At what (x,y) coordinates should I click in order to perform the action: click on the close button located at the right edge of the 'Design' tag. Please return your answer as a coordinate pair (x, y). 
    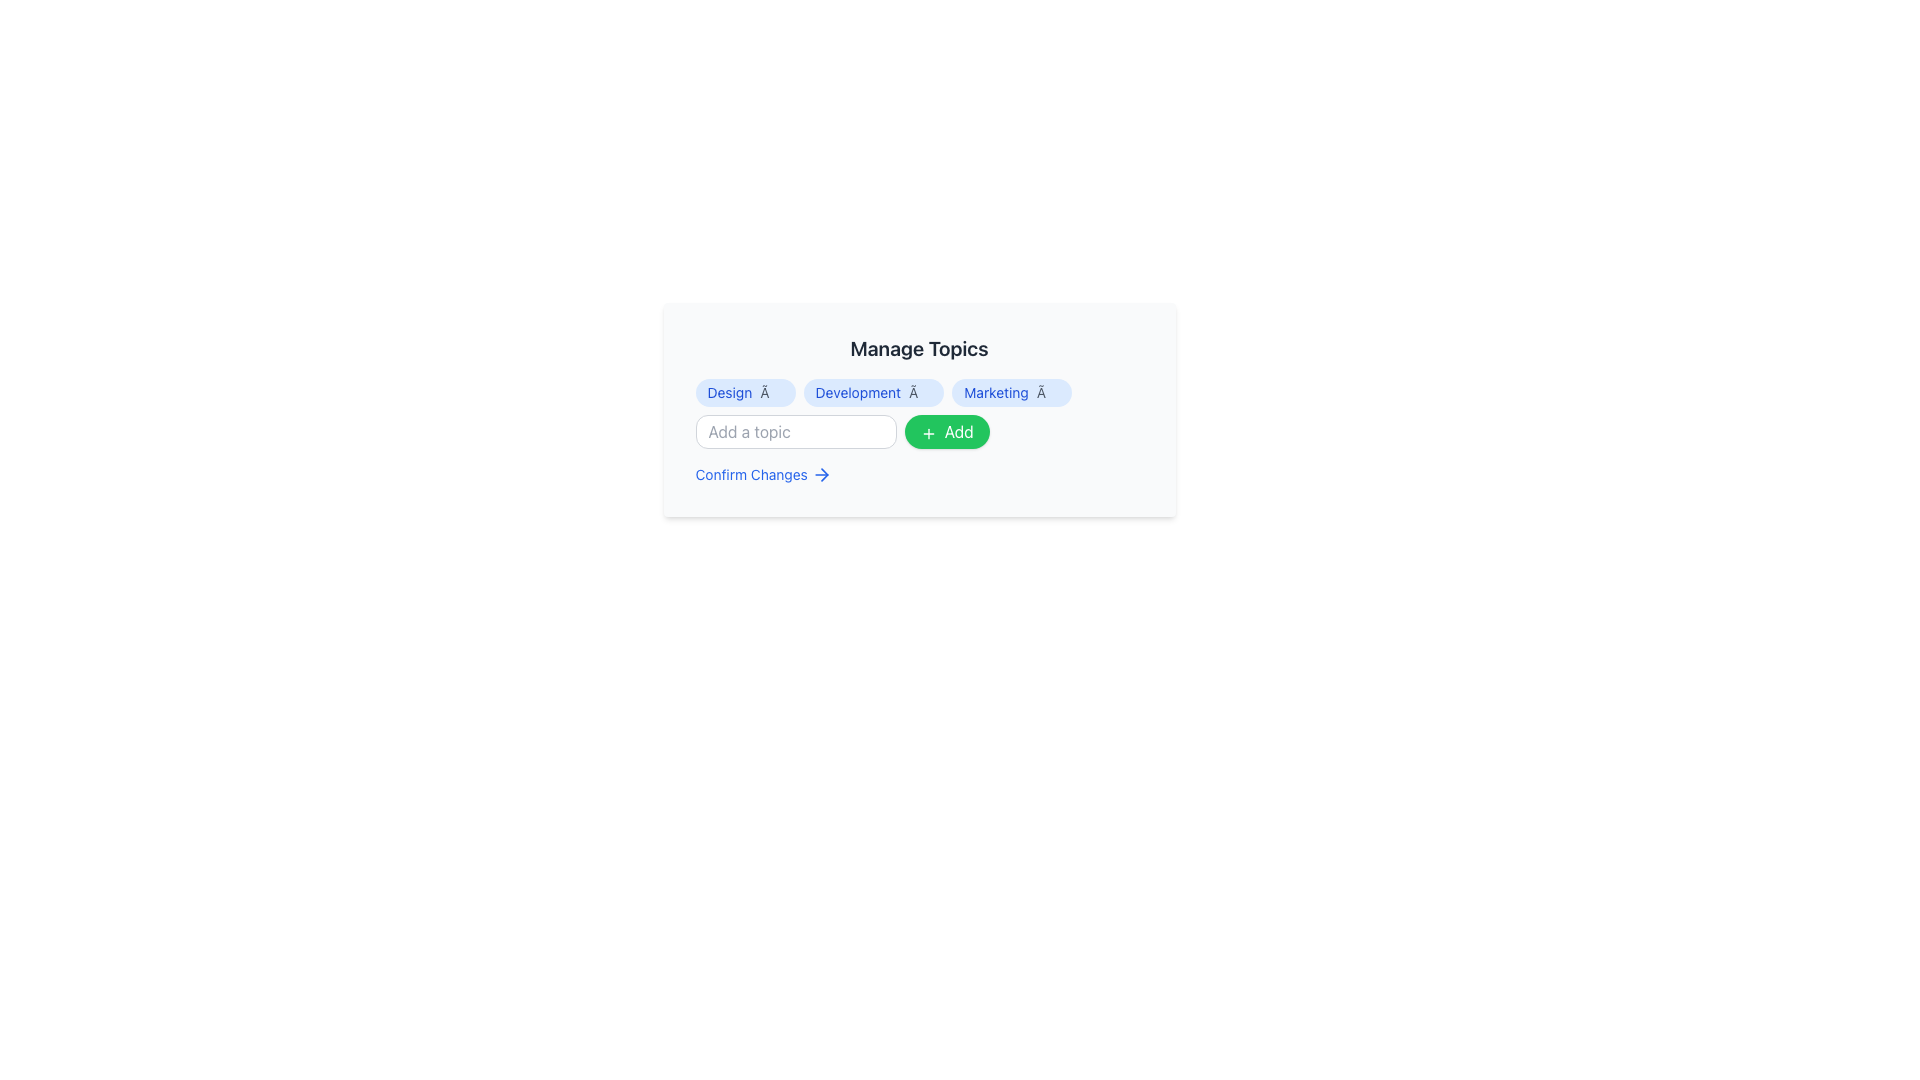
    Looking at the image, I should click on (770, 393).